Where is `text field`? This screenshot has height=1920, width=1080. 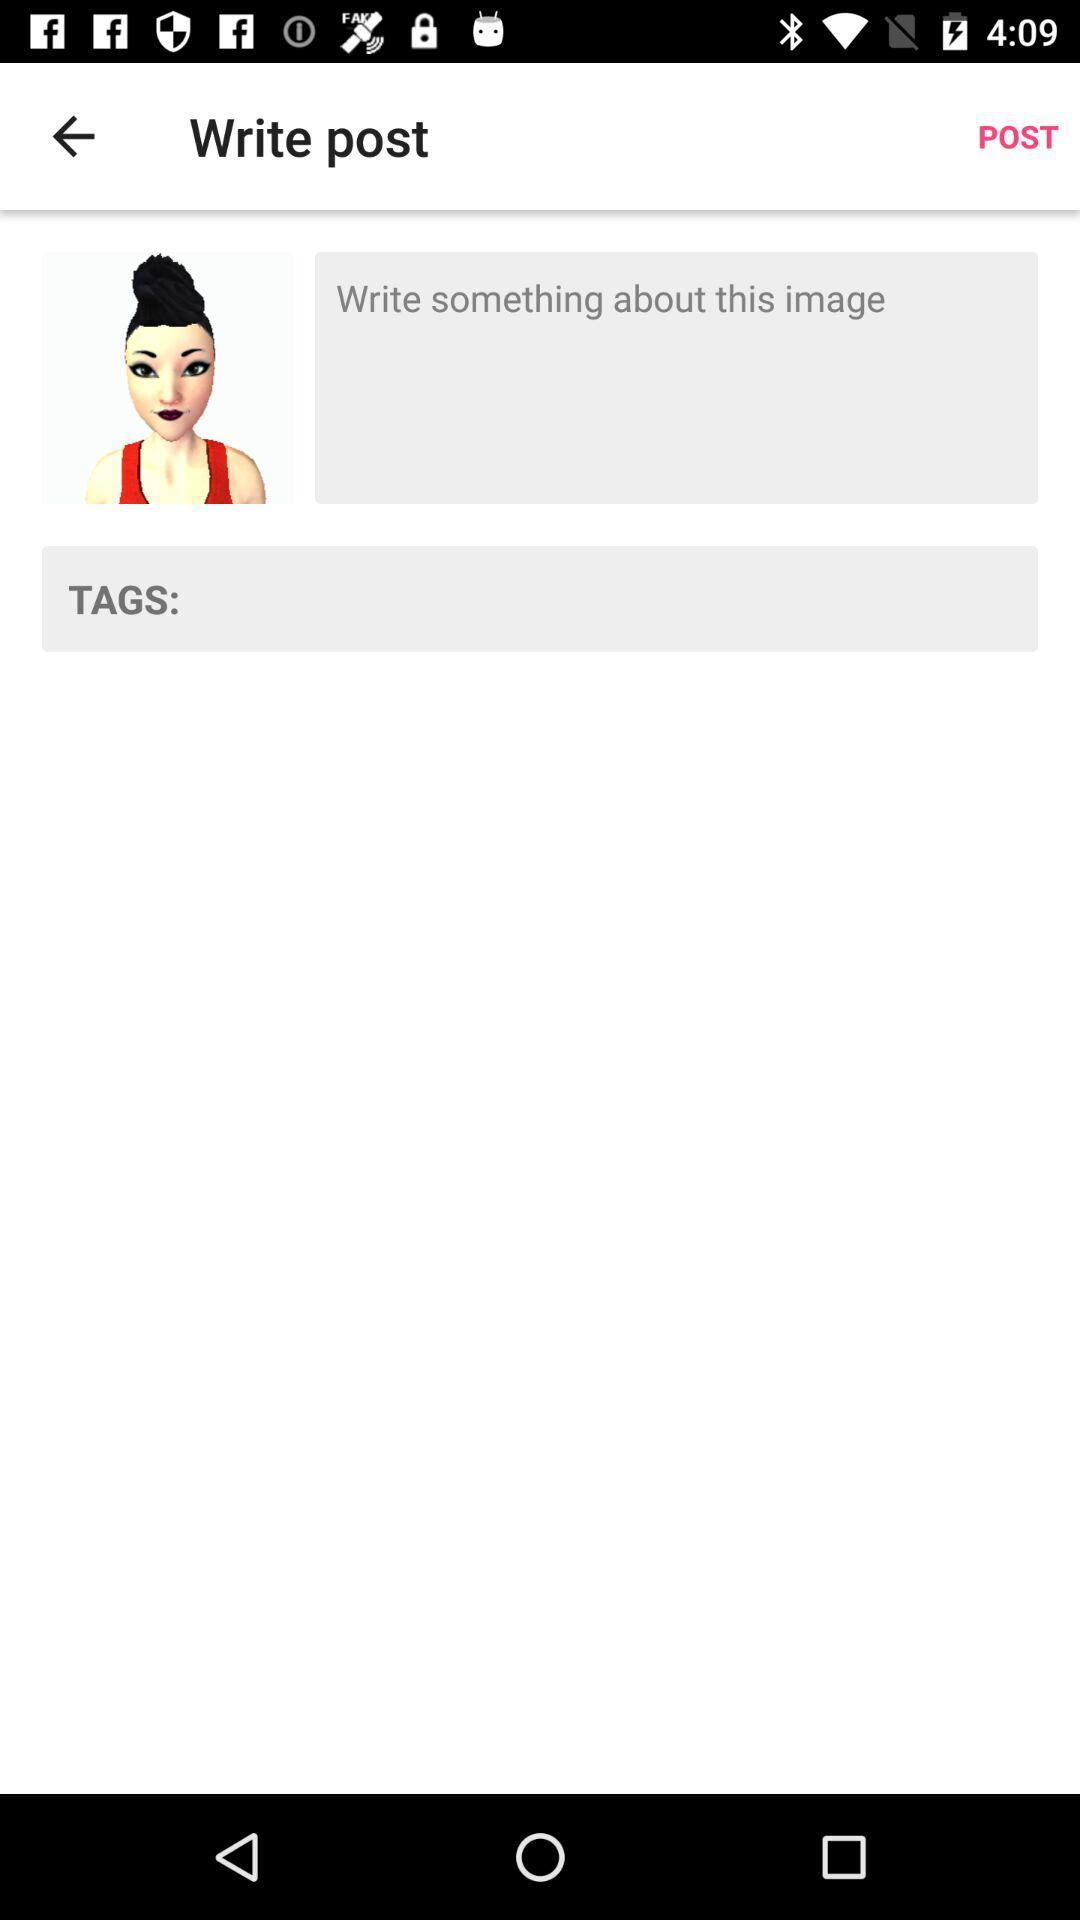 text field is located at coordinates (675, 378).